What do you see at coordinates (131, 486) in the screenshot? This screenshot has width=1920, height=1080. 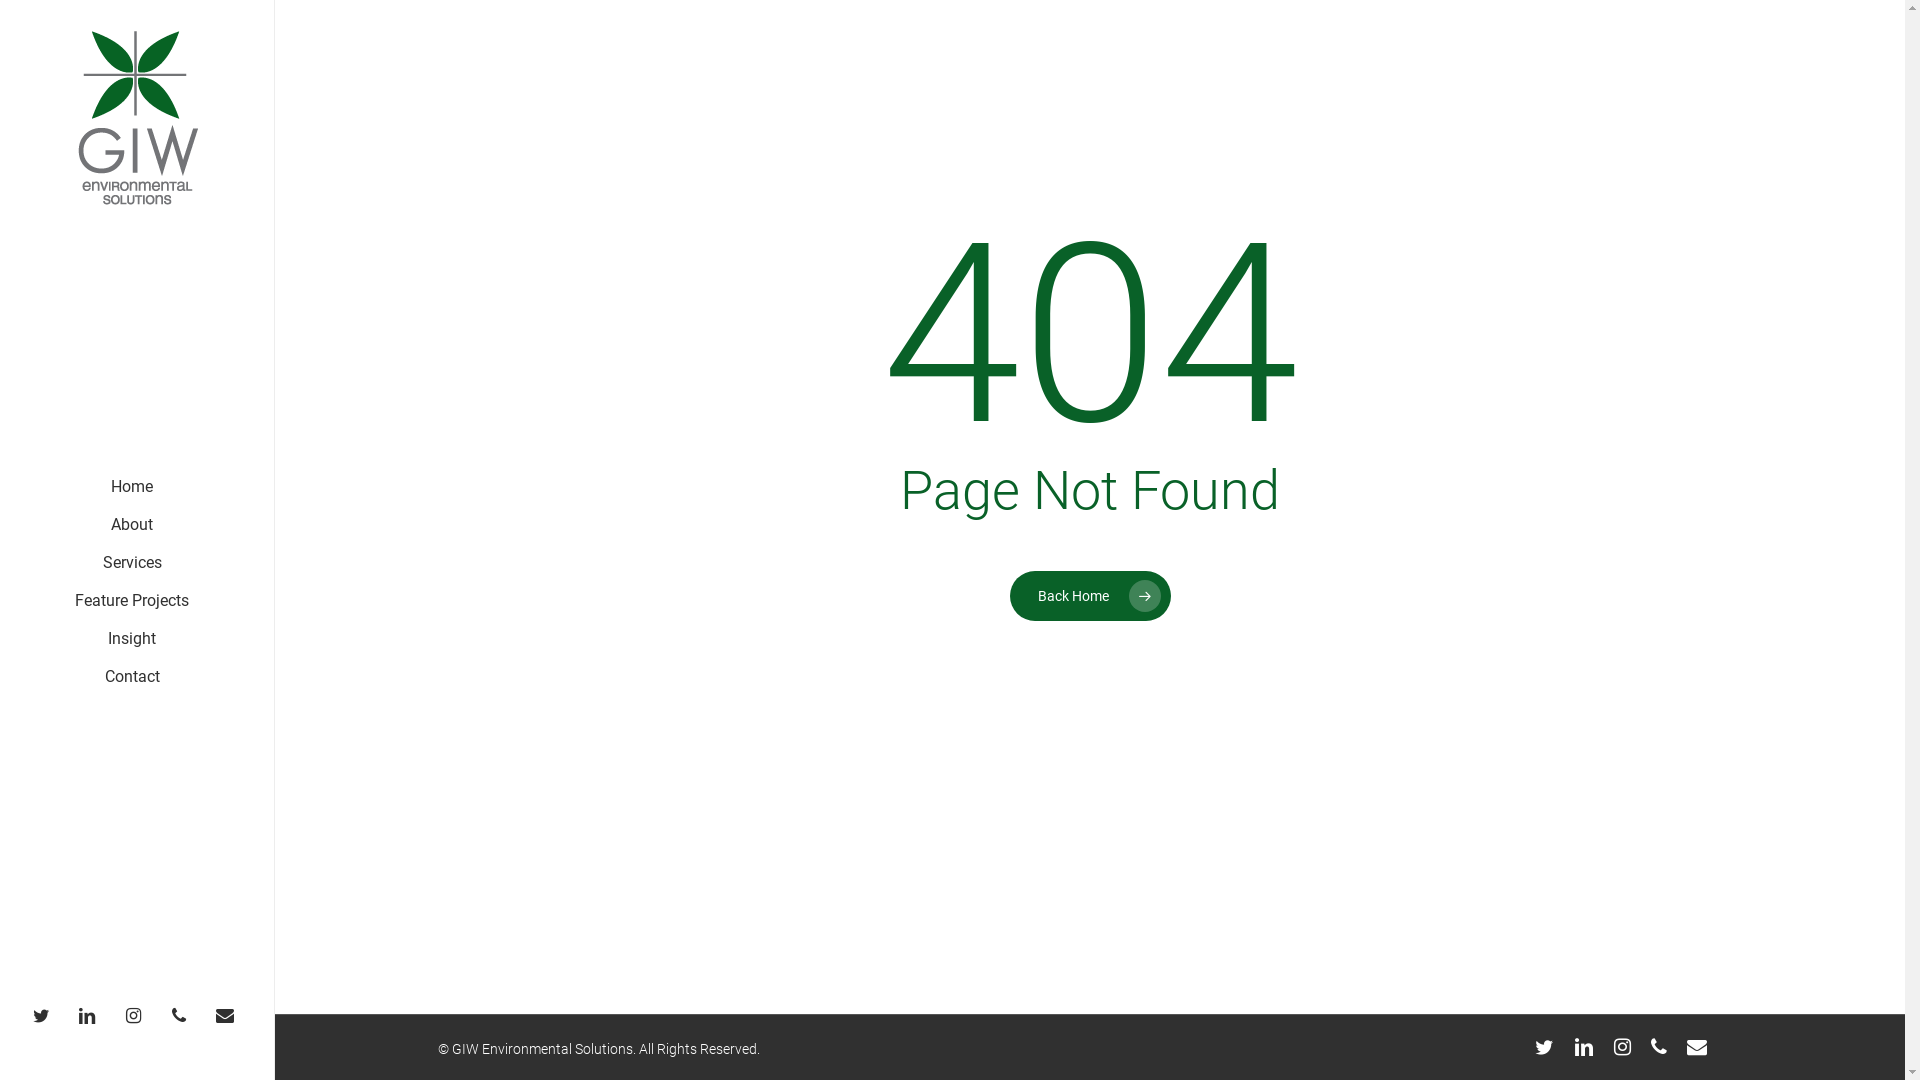 I see `'Home'` at bounding box center [131, 486].